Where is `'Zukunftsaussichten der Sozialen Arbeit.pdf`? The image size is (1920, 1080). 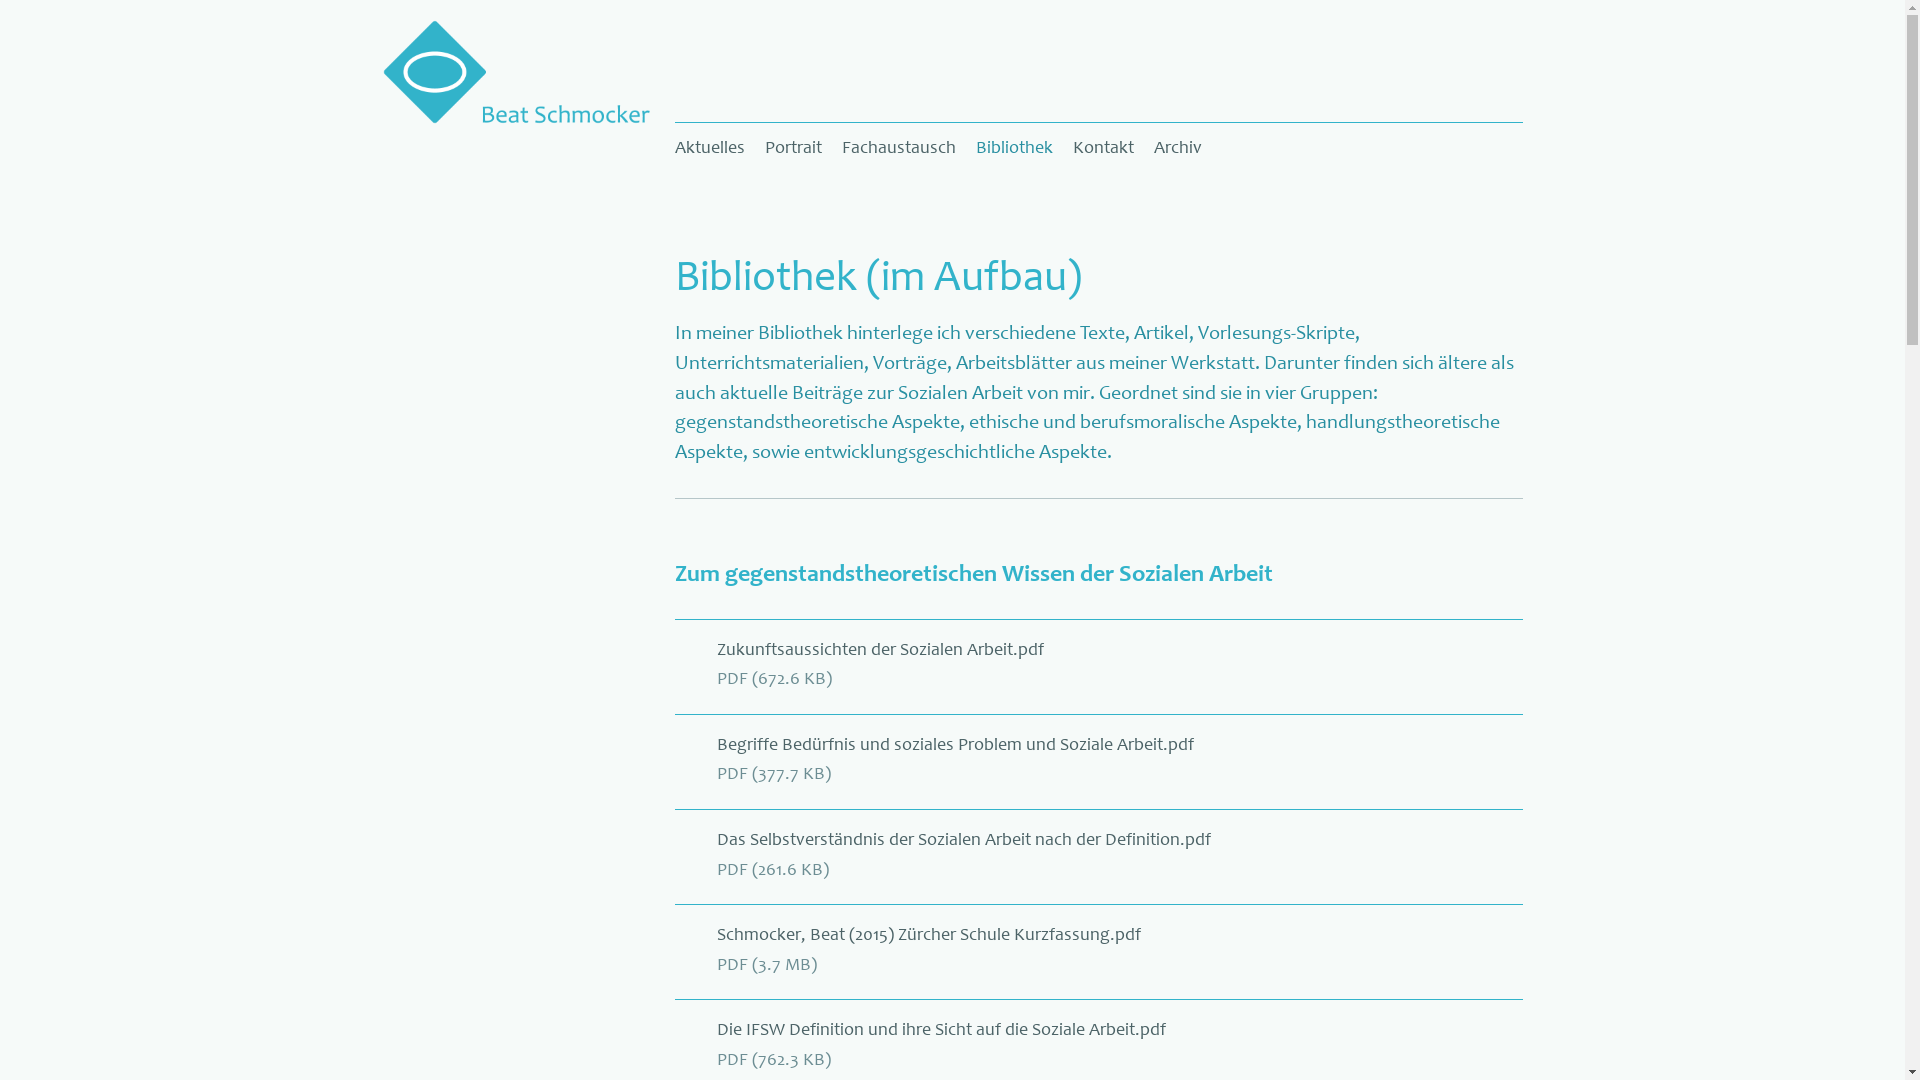 'Zukunftsaussichten der Sozialen Arbeit.pdf is located at coordinates (1098, 687).